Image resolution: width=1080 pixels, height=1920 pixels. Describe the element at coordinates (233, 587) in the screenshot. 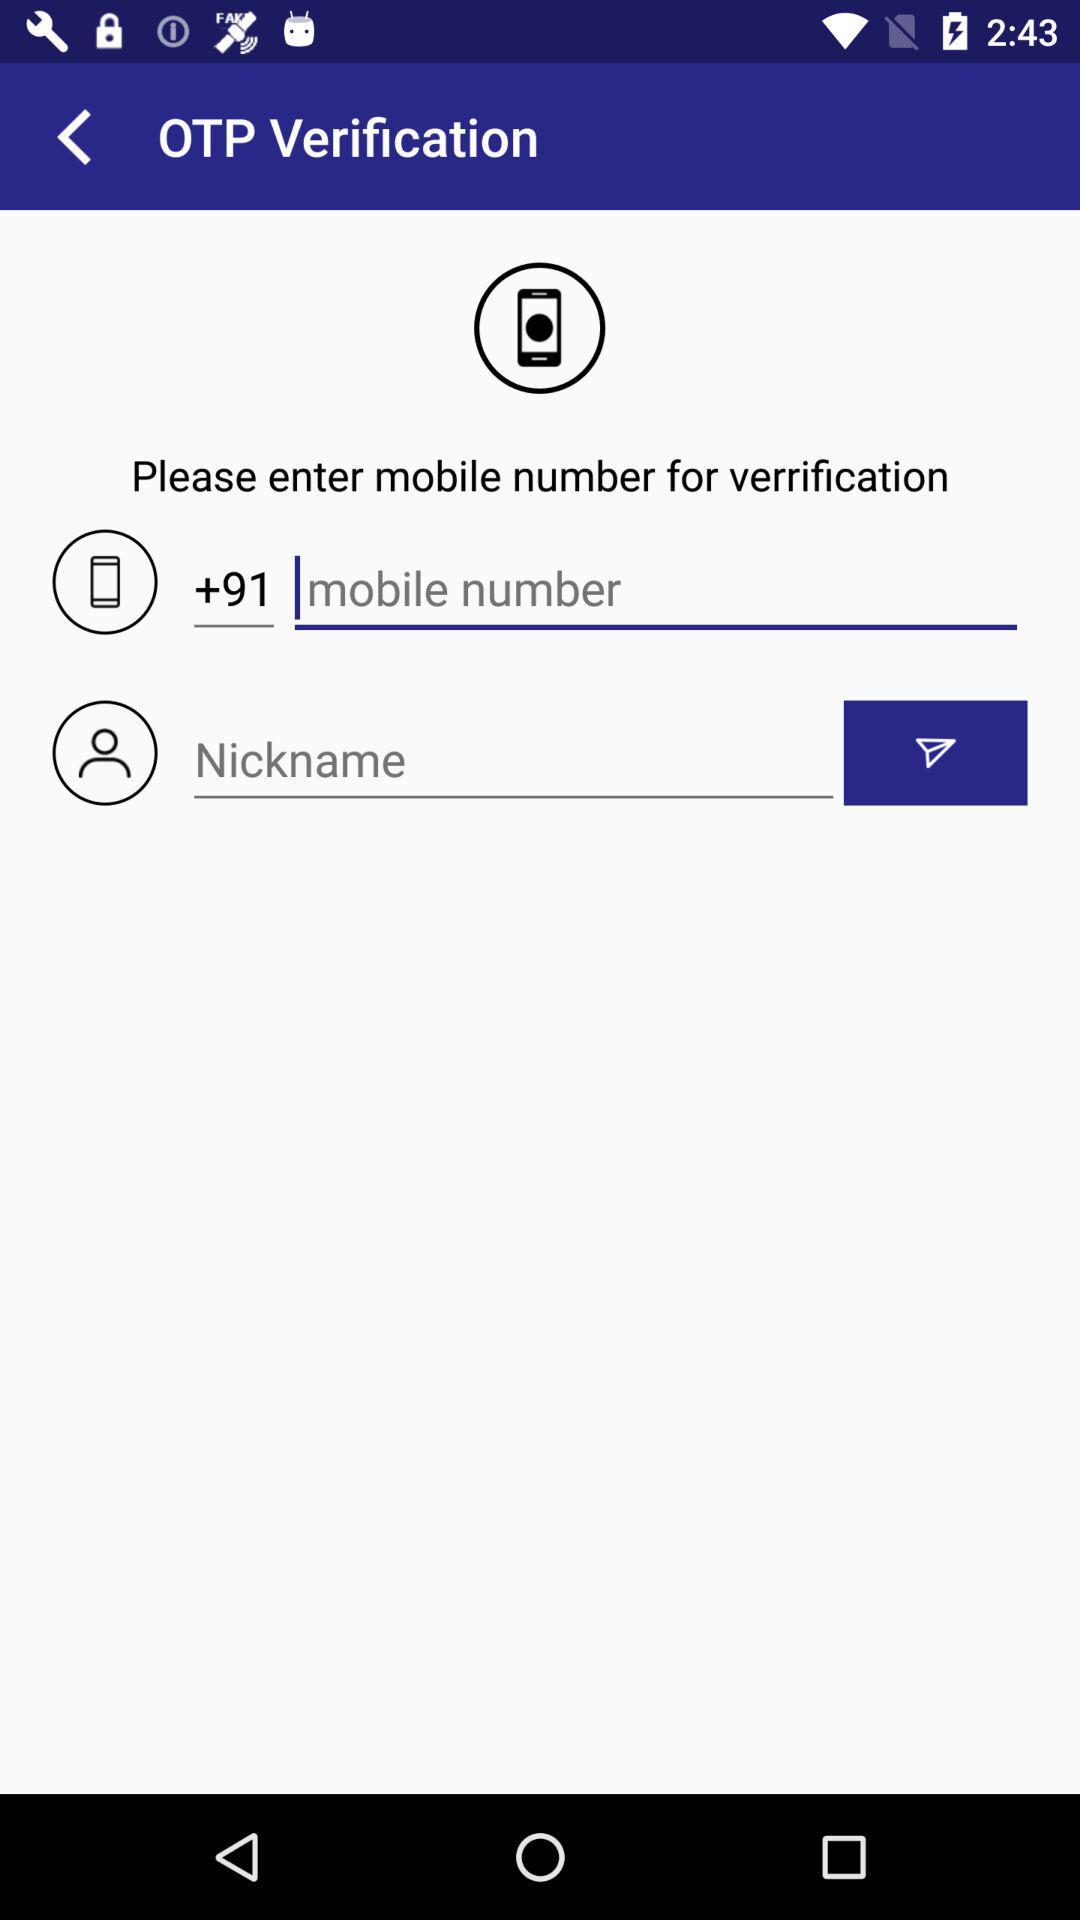

I see `item below please enter mobile` at that location.